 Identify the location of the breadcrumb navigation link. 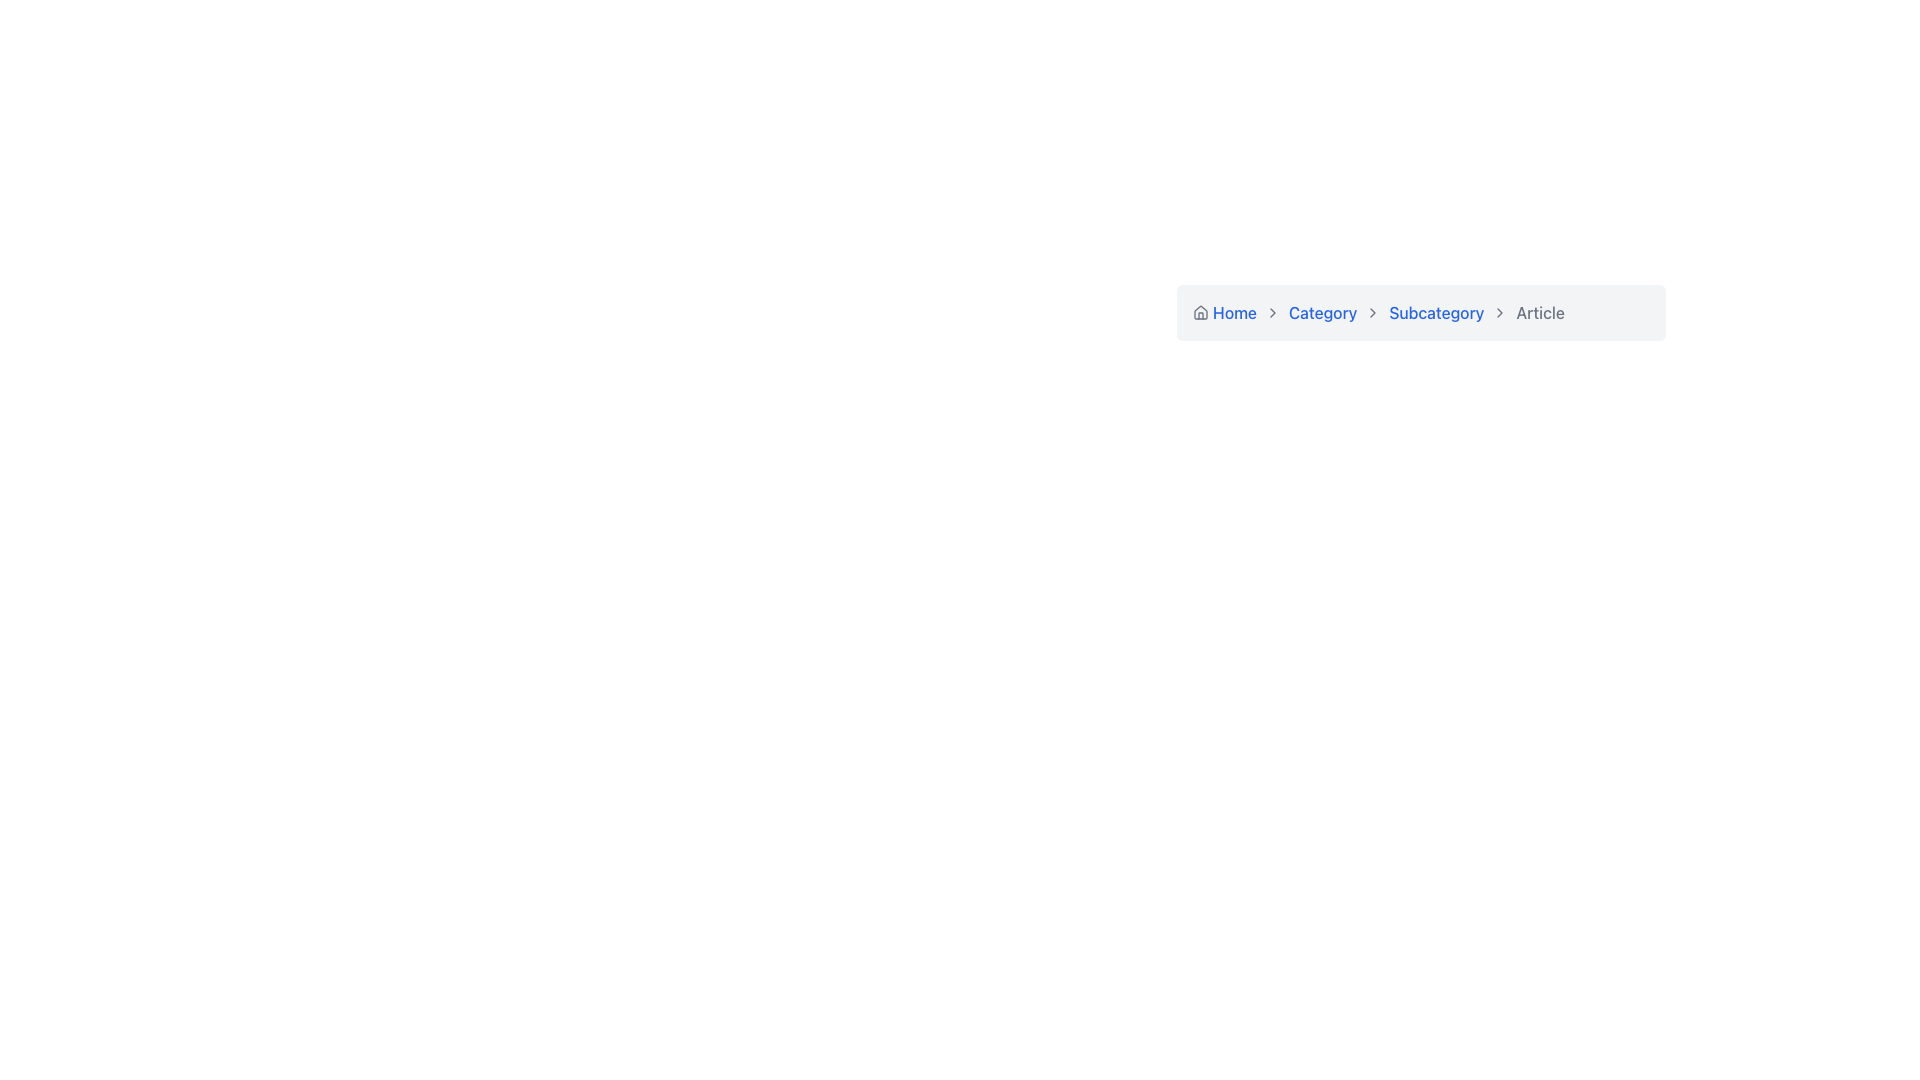
(1420, 312).